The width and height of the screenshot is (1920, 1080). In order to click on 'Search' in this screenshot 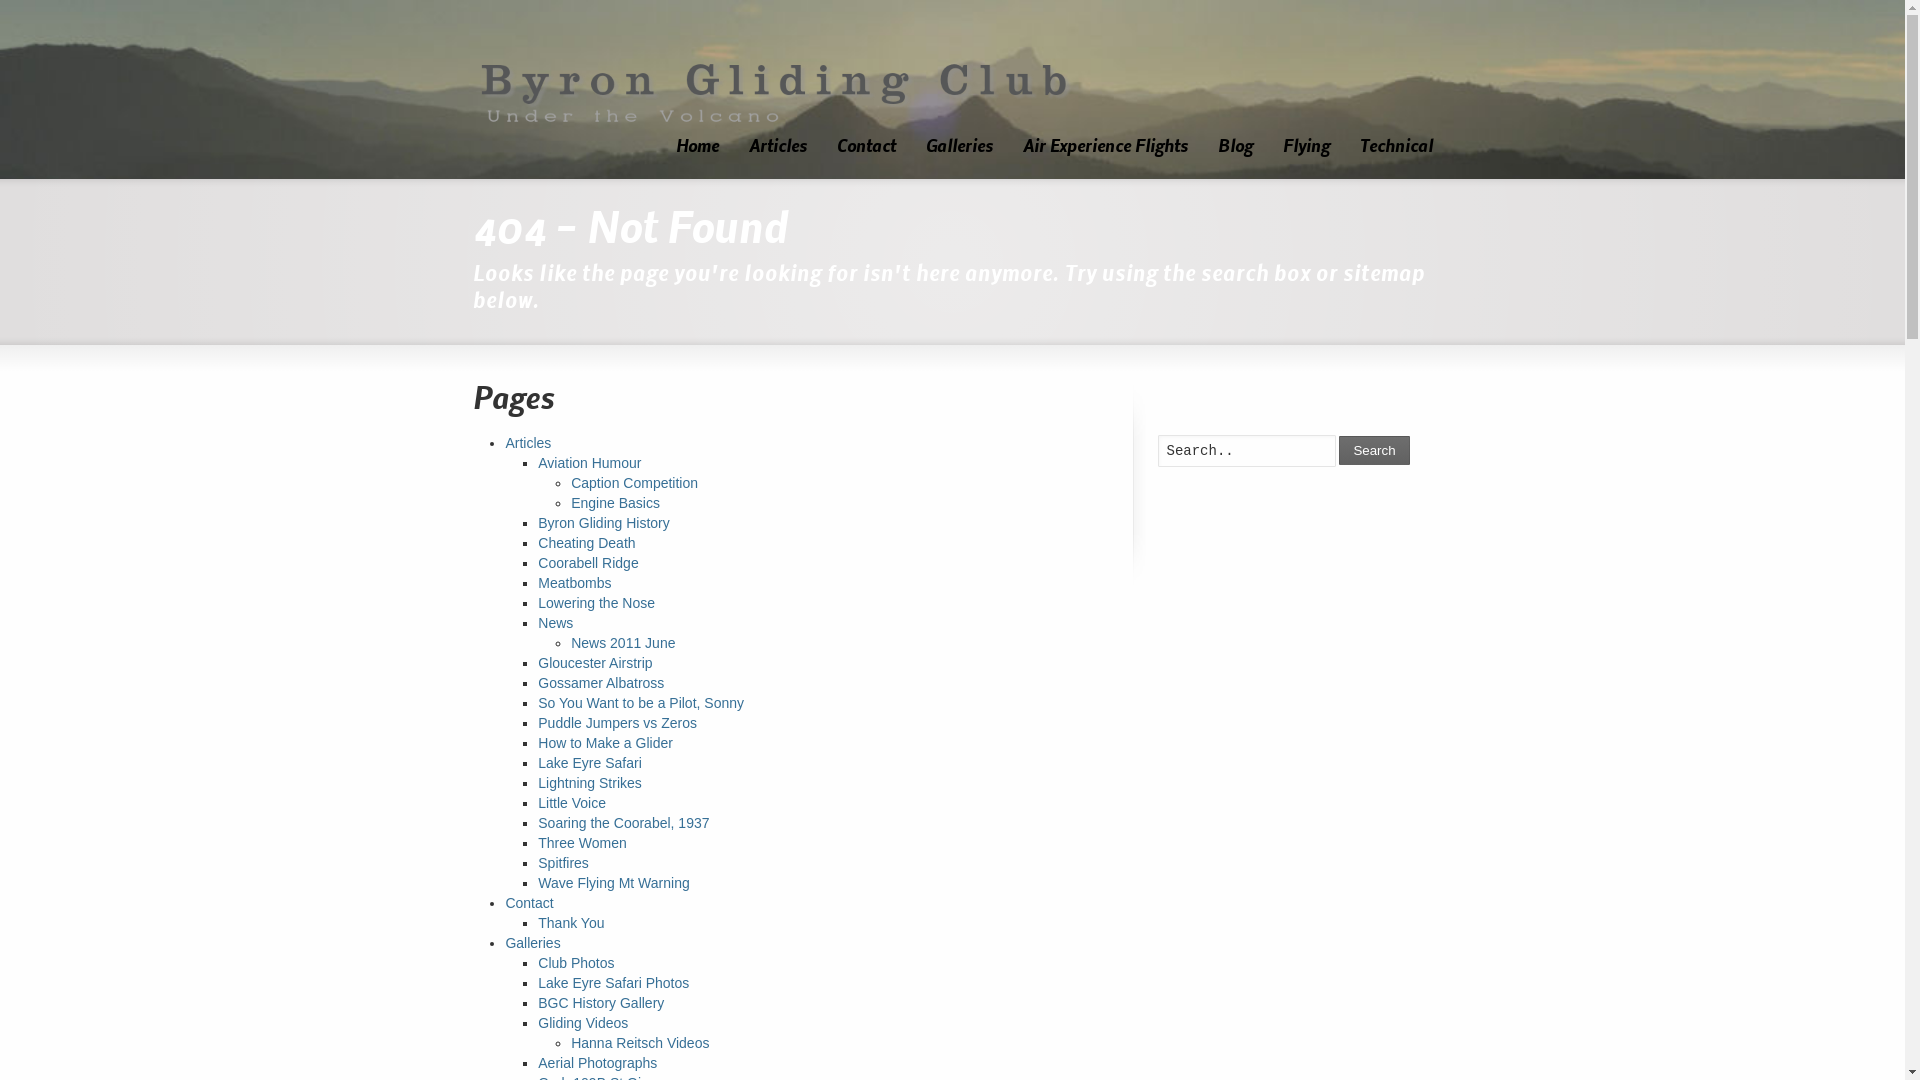, I will do `click(1339, 450)`.